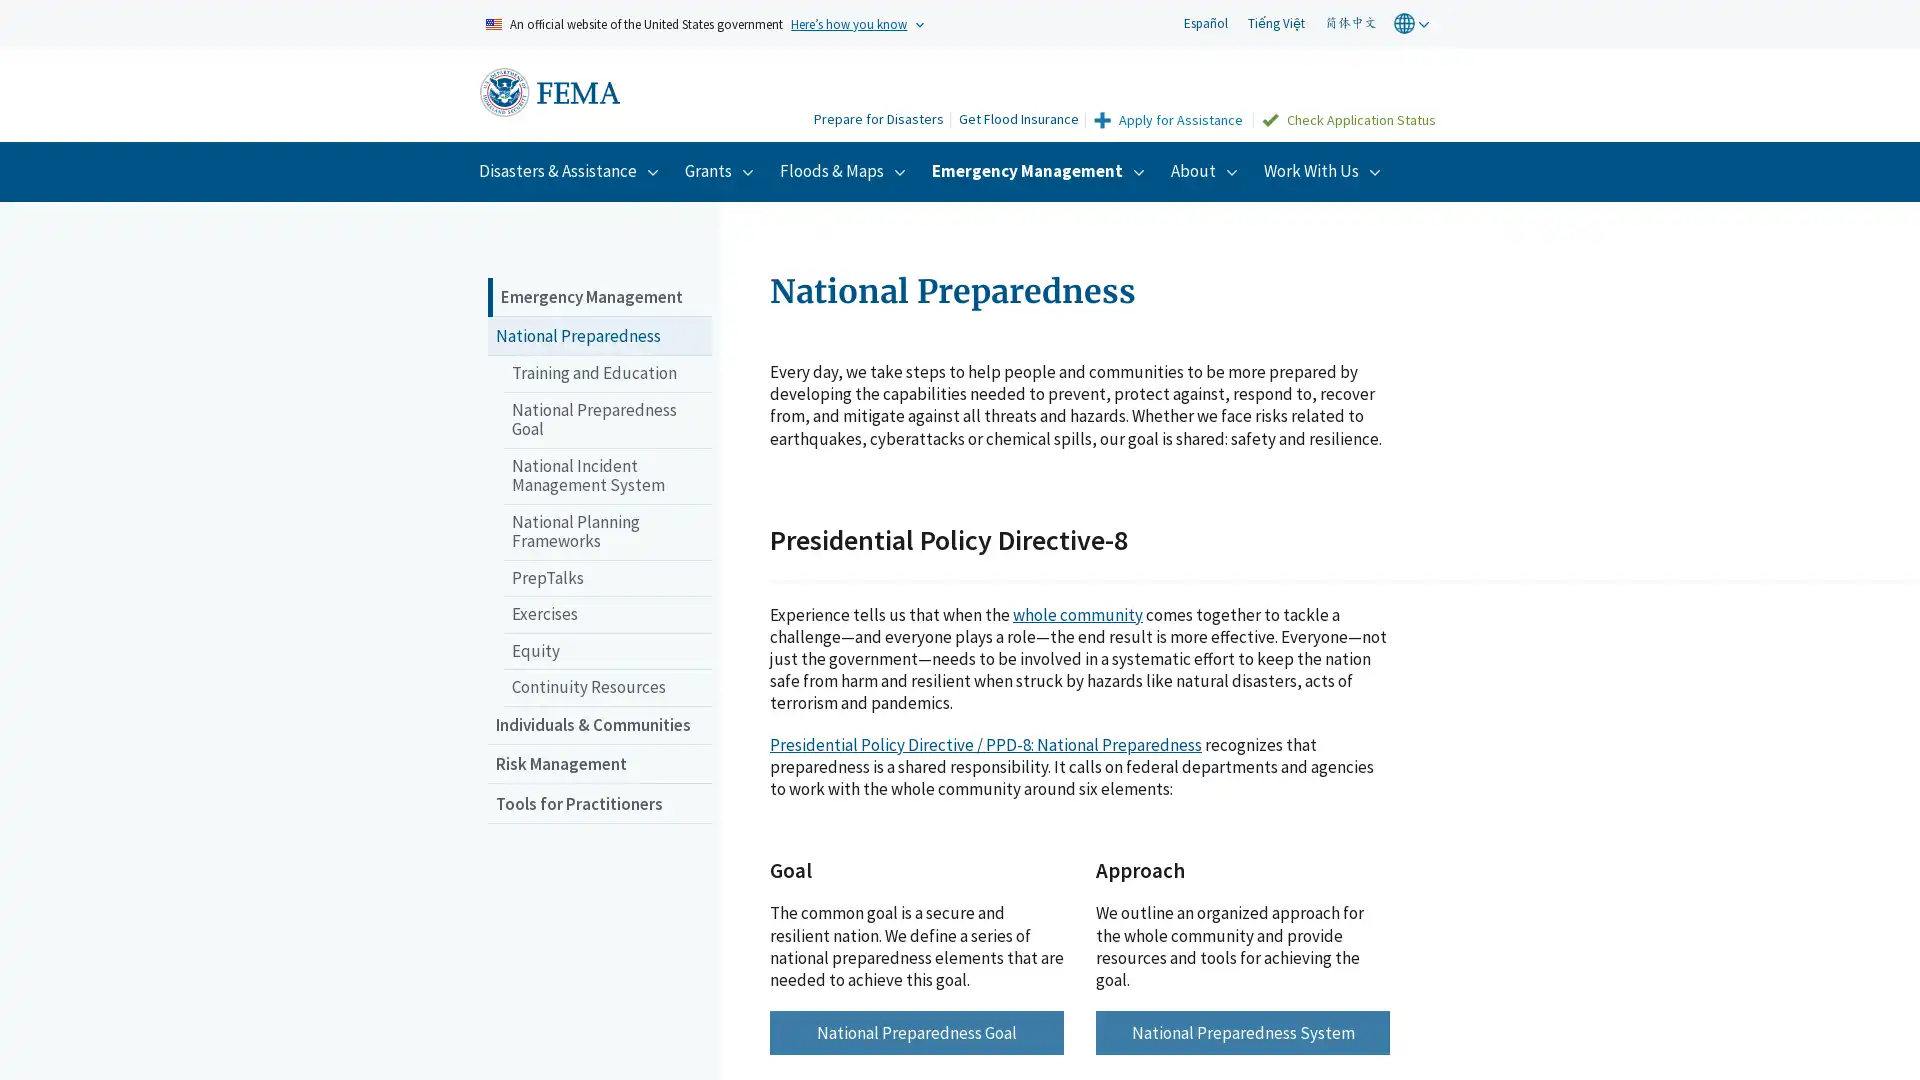  I want to click on Disasters & Assistance, so click(570, 169).